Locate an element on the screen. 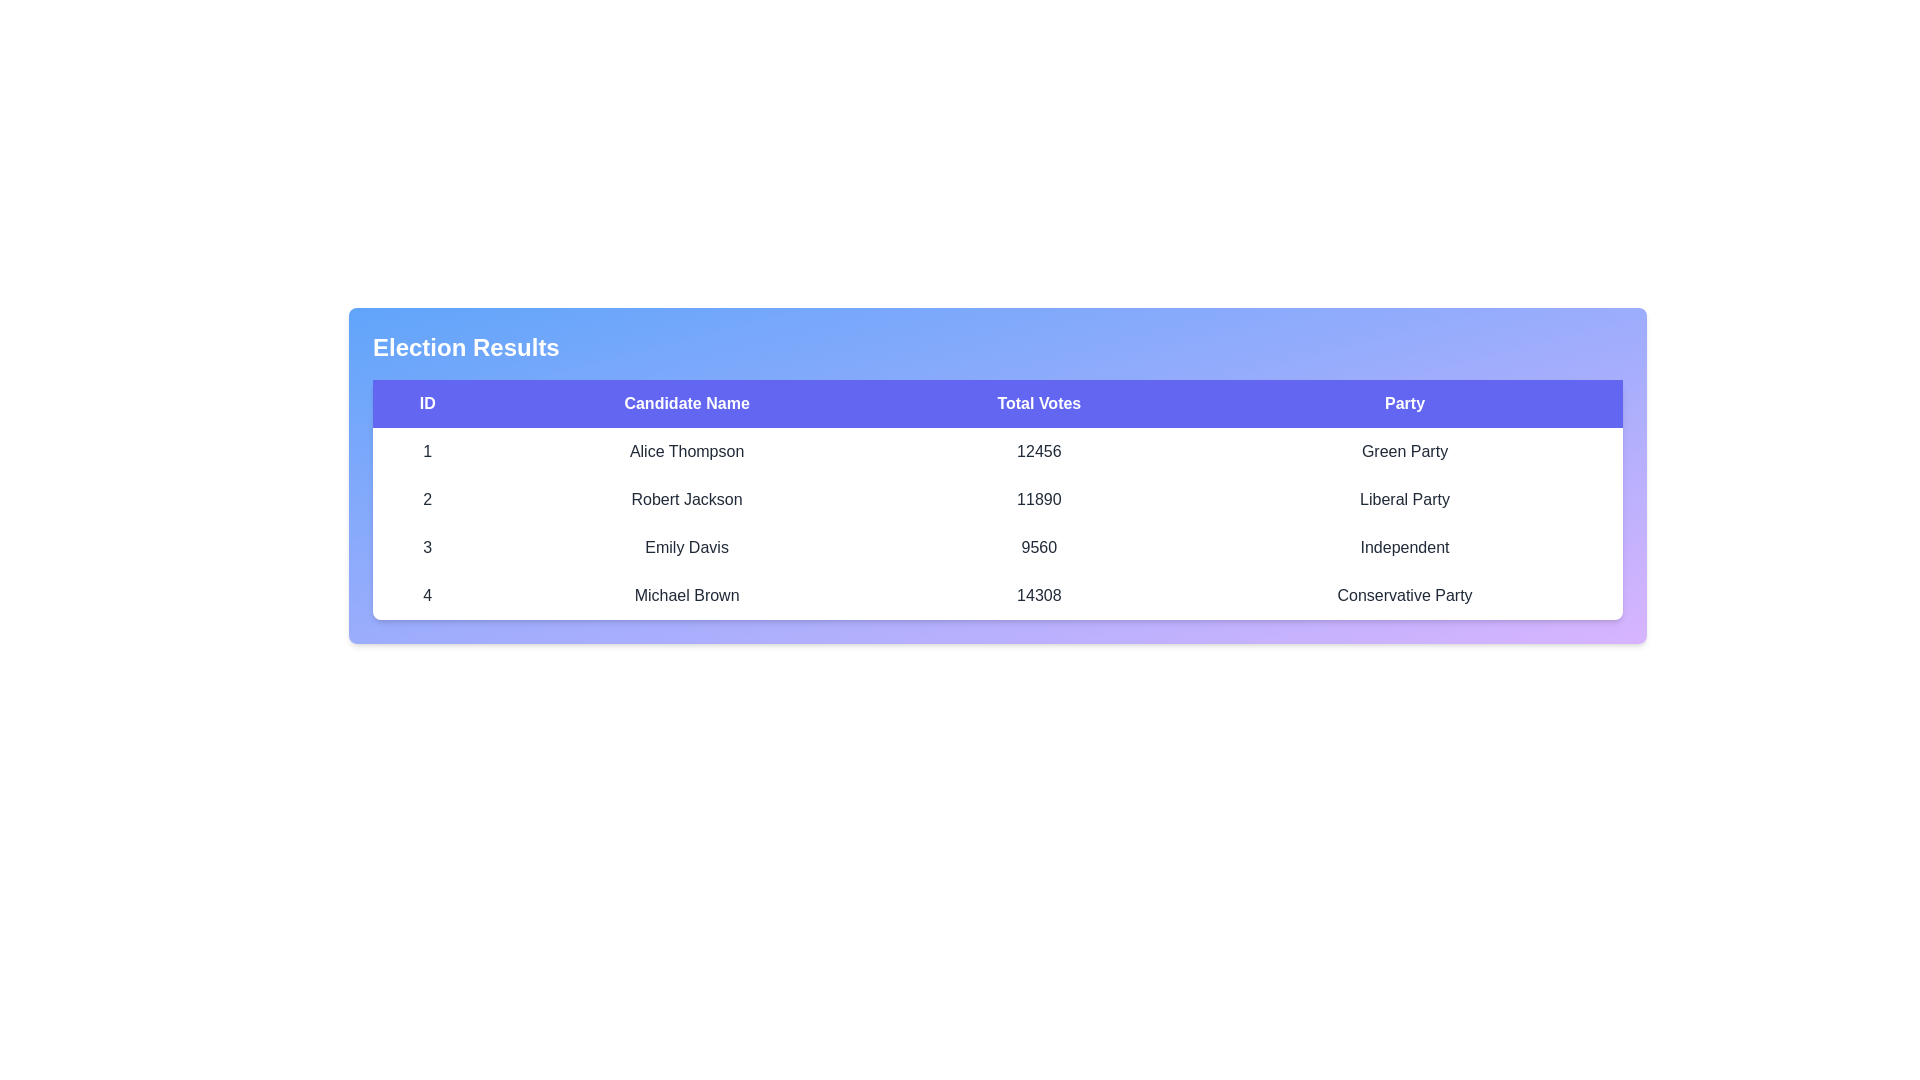 Image resolution: width=1920 pixels, height=1080 pixels. the row corresponding to the candidate with ID 2 is located at coordinates (998, 499).